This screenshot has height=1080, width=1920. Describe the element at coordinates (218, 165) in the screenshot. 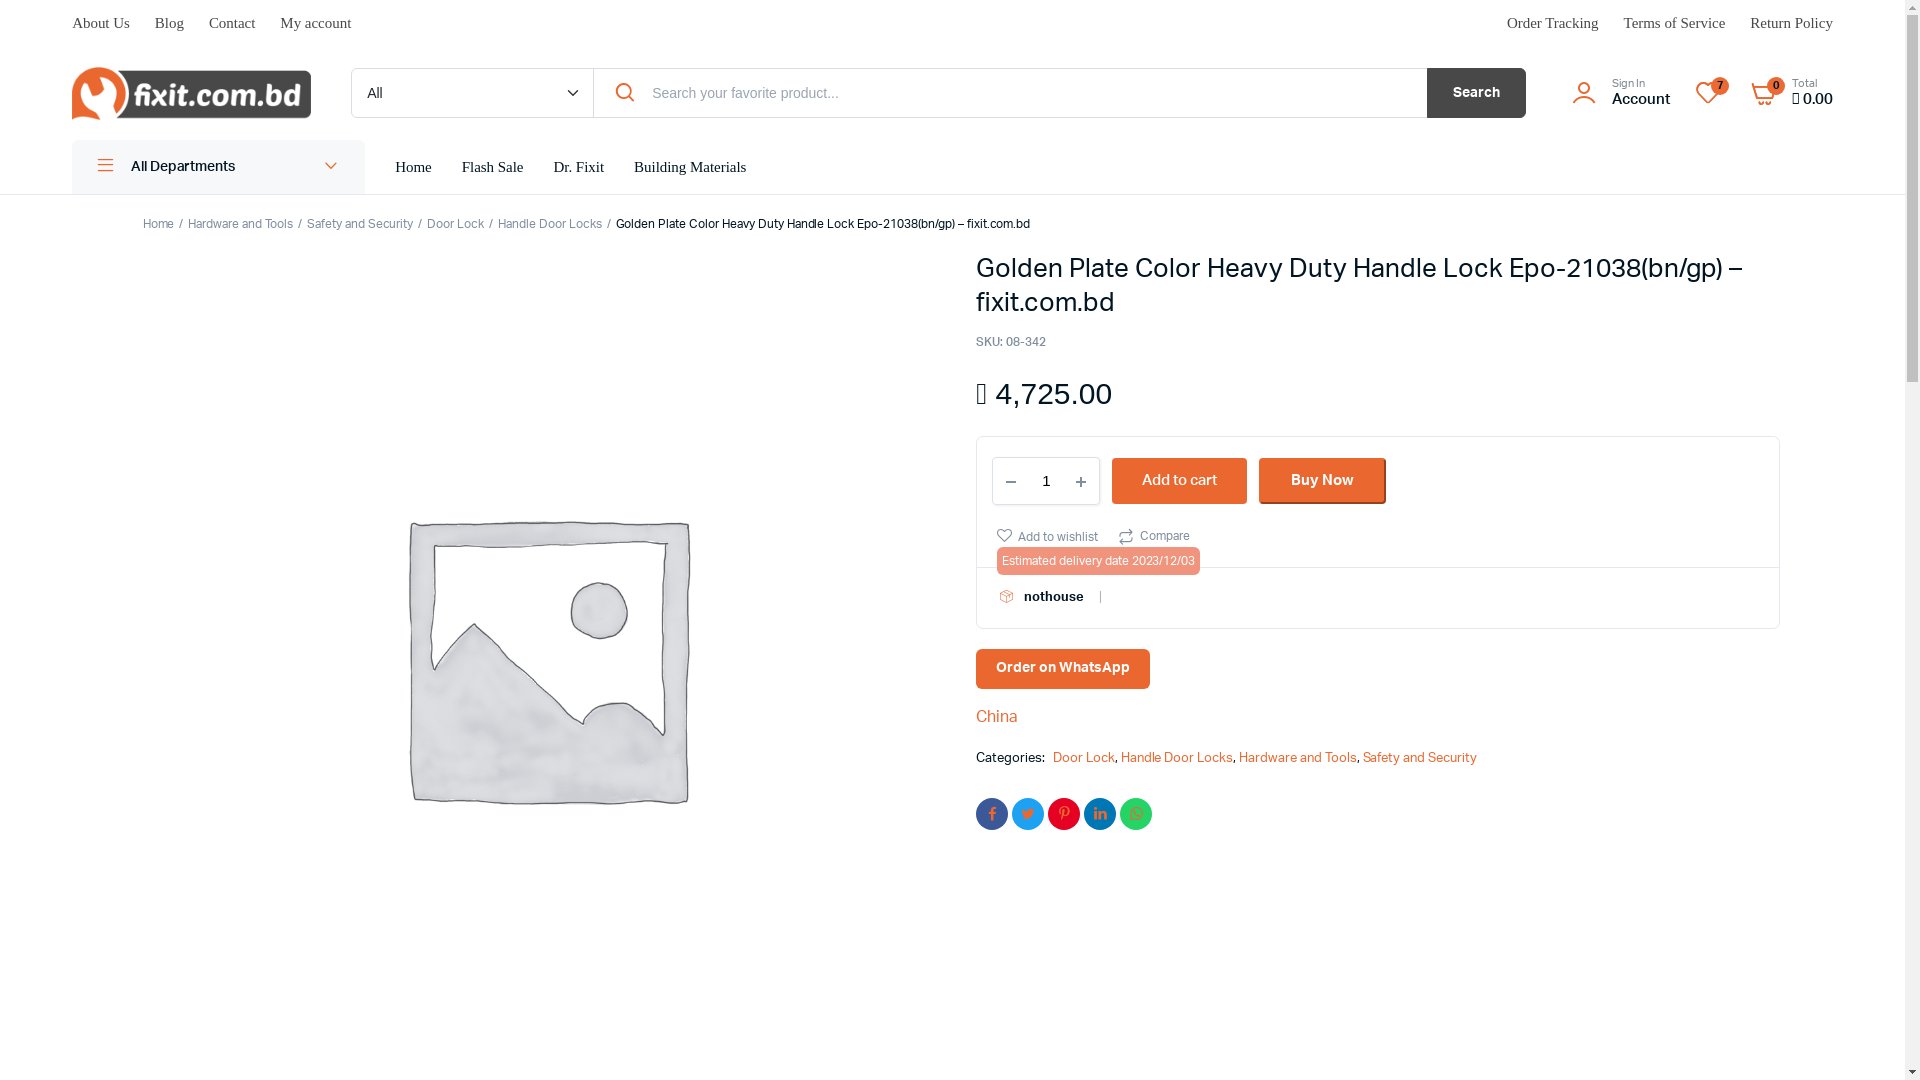

I see `'All Departments'` at that location.